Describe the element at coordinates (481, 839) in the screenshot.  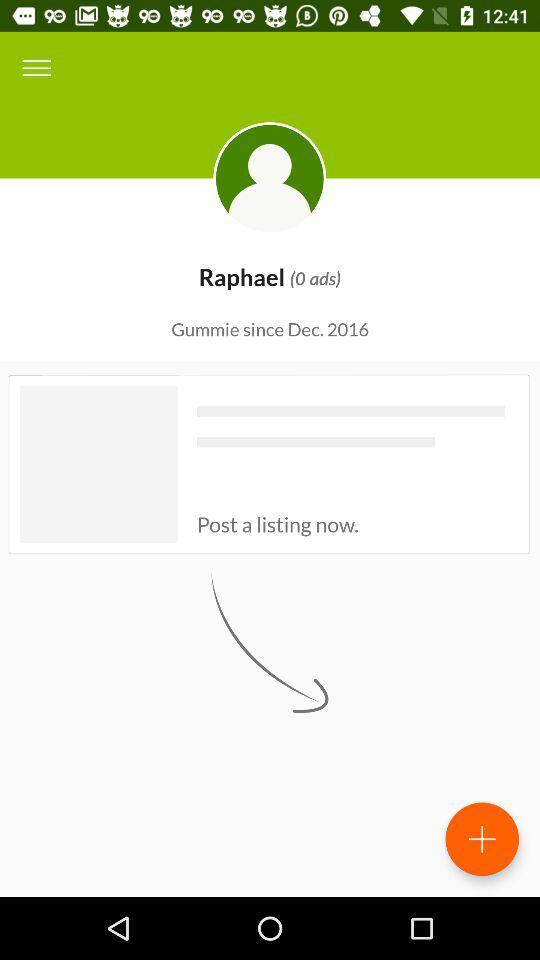
I see `the add icon` at that location.